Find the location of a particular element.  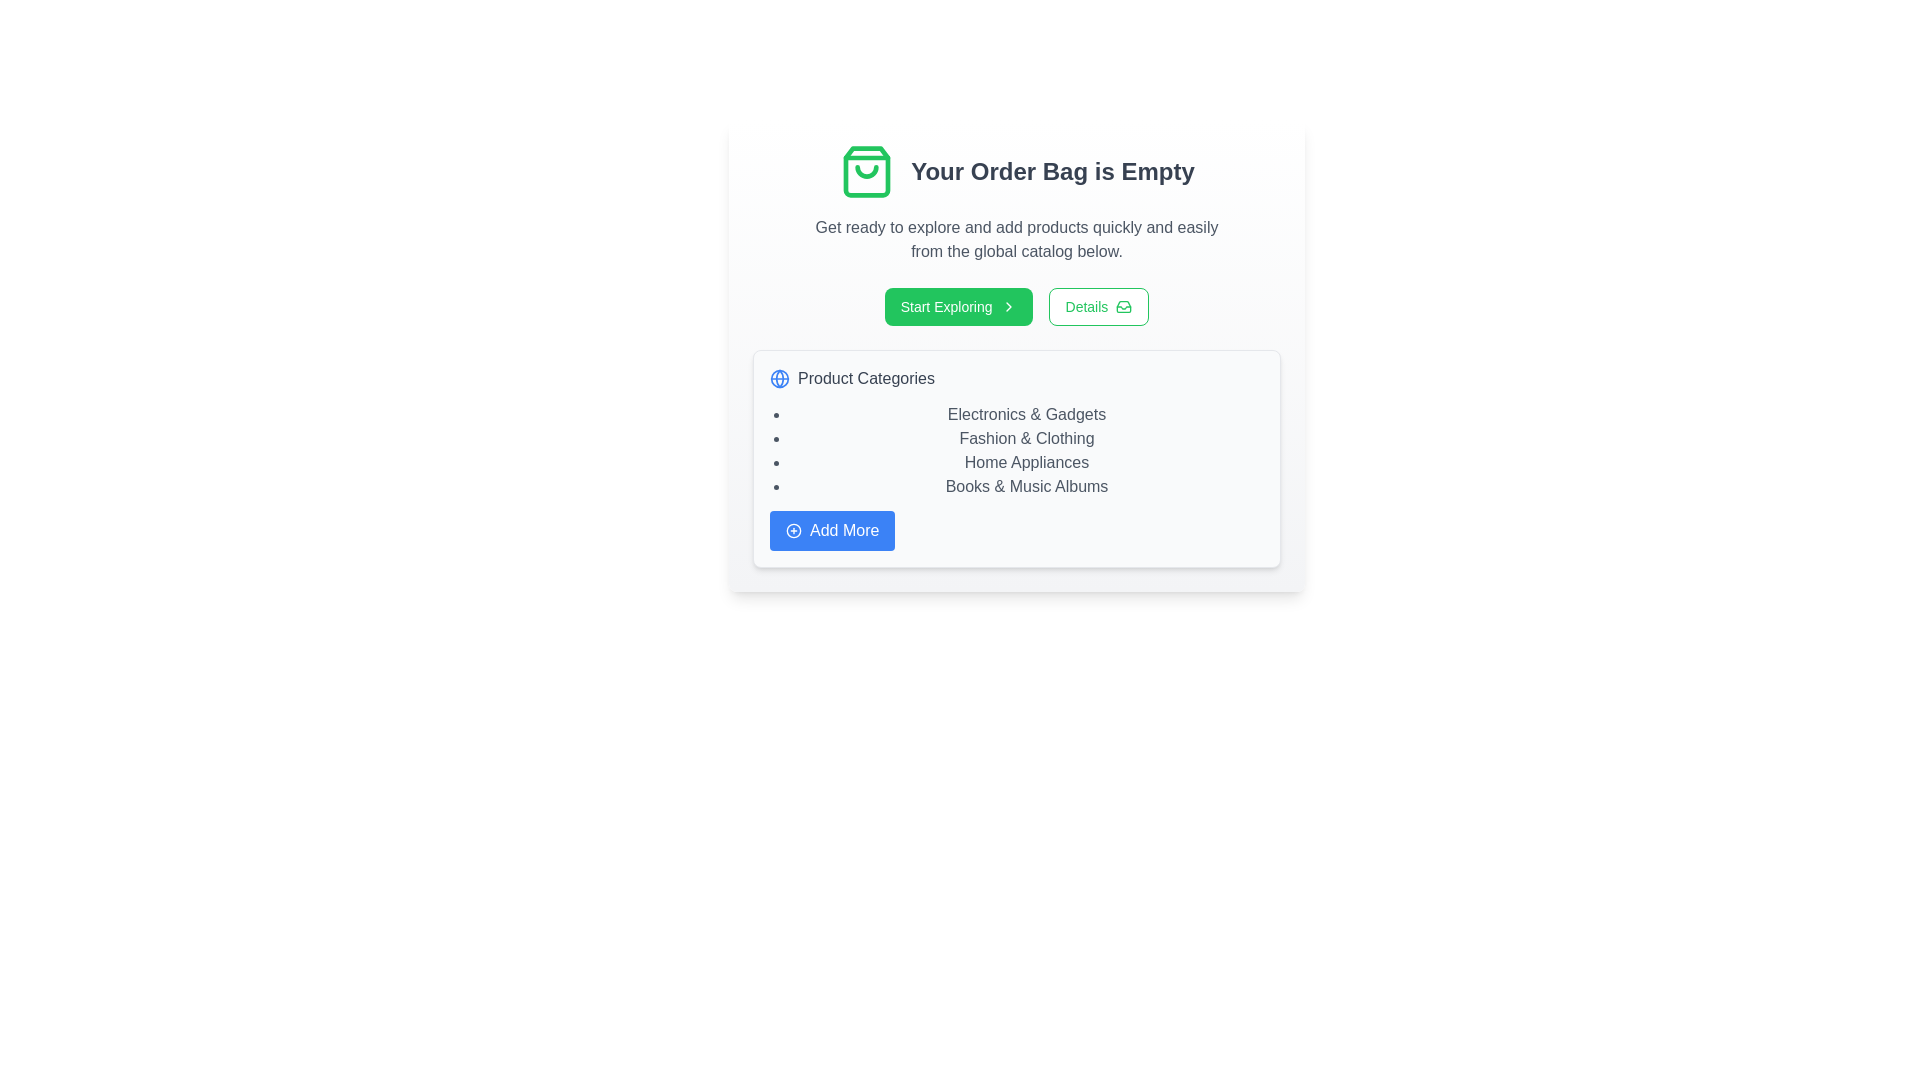

the rectangular button labeled 'Details' with a white background and green border, located below the 'Your Order Bag is Empty' section is located at coordinates (1097, 307).